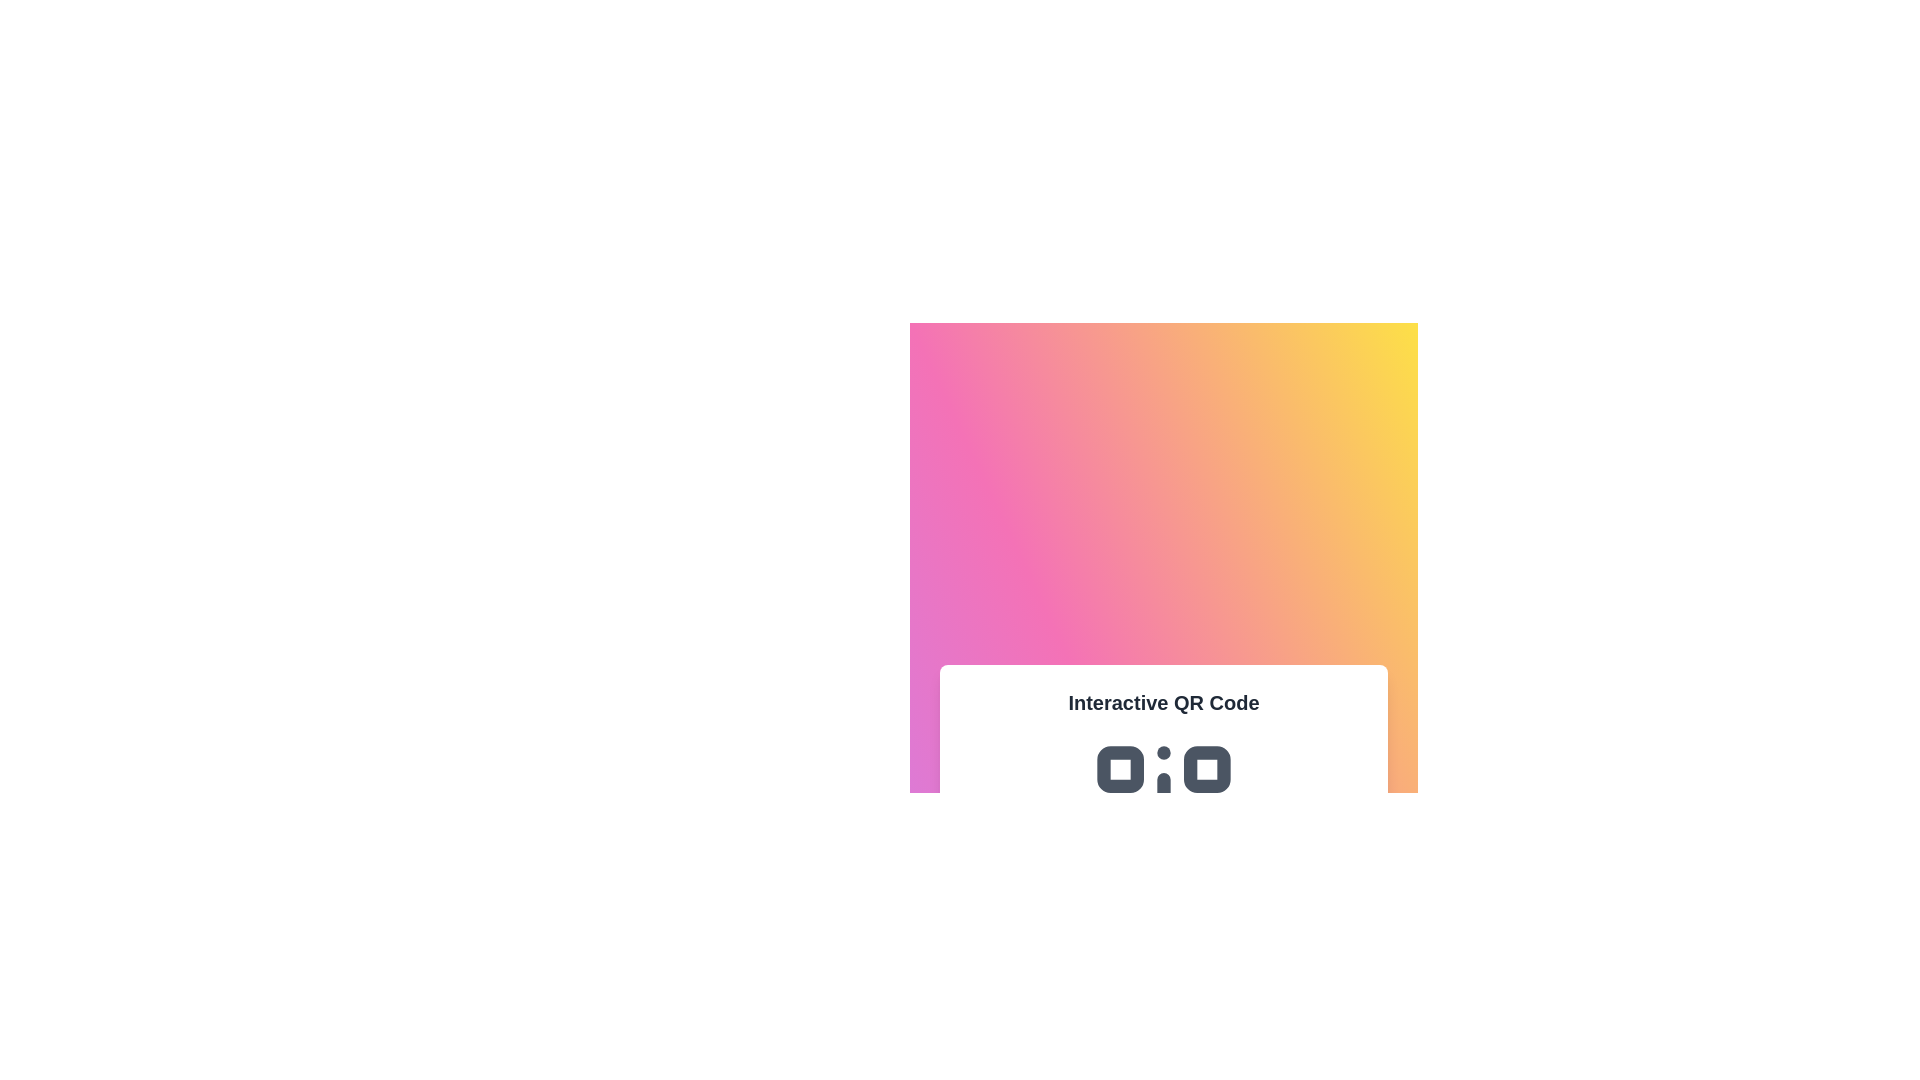 The width and height of the screenshot is (1920, 1080). I want to click on the small square-shaped graphical component with rounded corners, located at the top right corner of the QR code within the 'Interactive QR Code' card interface, so click(1206, 768).